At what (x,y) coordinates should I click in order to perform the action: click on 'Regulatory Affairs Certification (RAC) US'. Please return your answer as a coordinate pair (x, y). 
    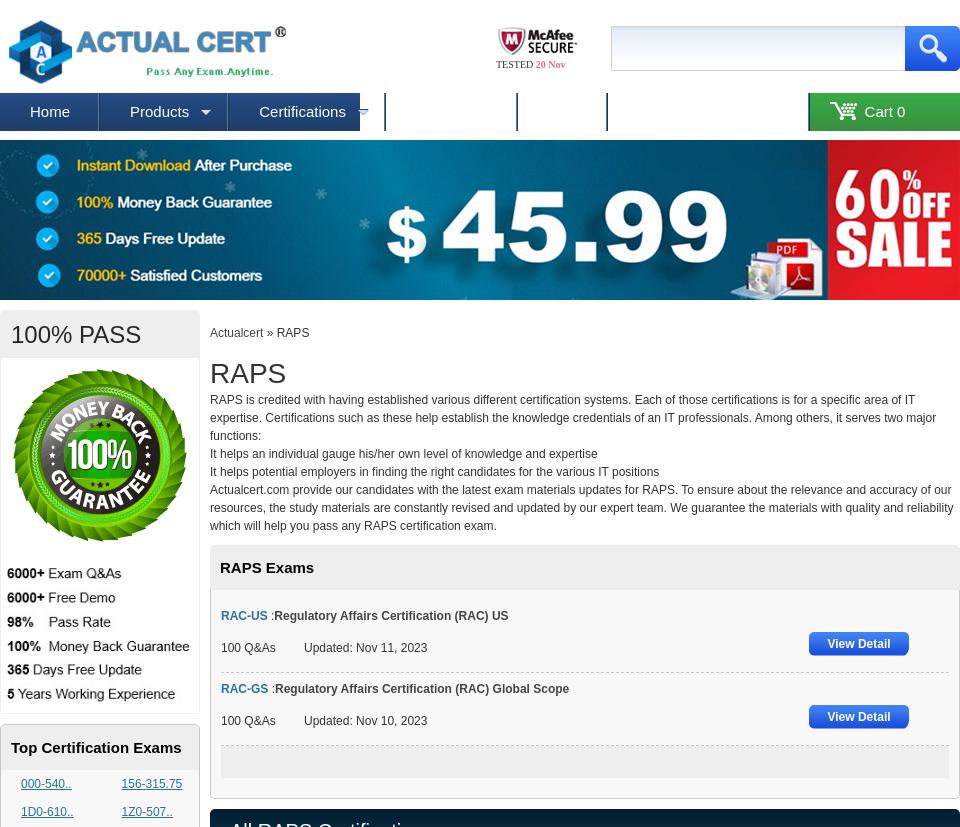
    Looking at the image, I should click on (390, 615).